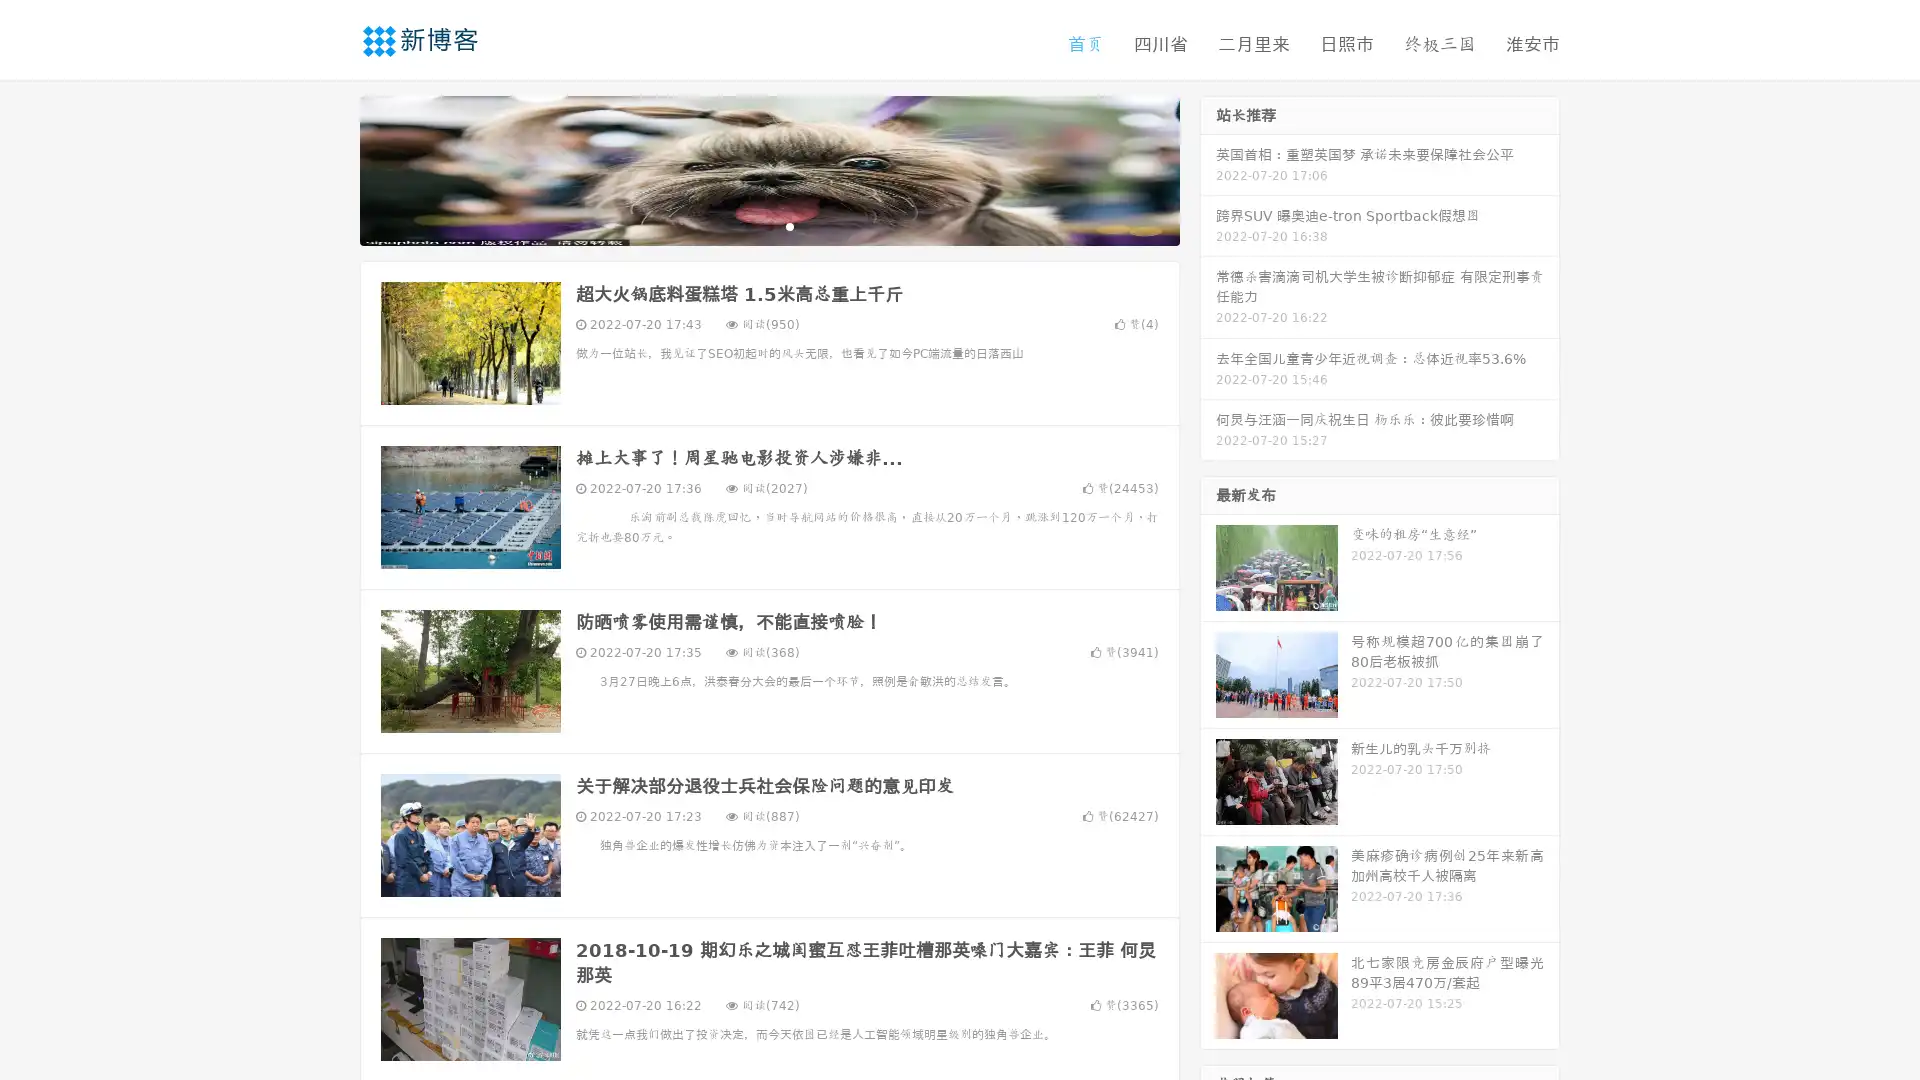 Image resolution: width=1920 pixels, height=1080 pixels. I want to click on Previous slide, so click(330, 168).